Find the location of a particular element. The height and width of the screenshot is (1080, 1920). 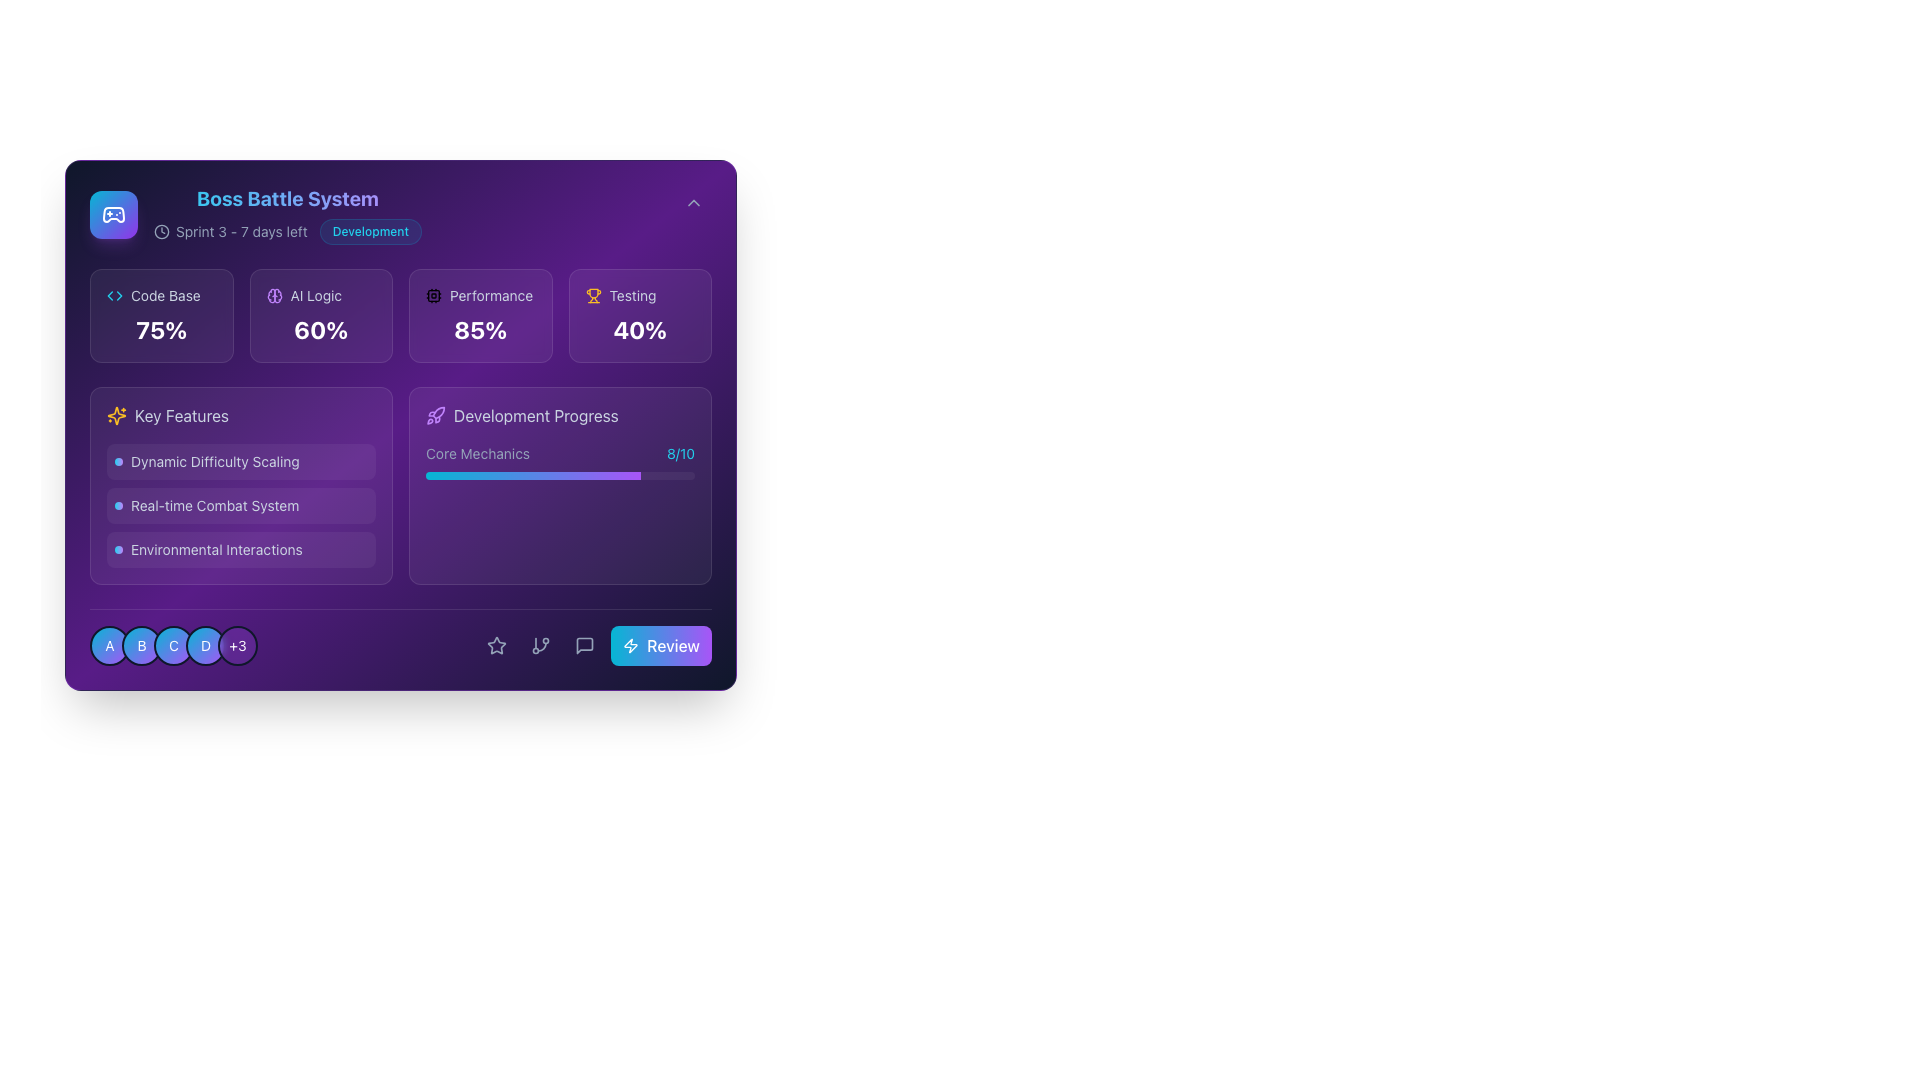

the purple brain SVG icon located in the top central section of the interface, part of the 'AI Logic' row, directly to the left of '60%' is located at coordinates (273, 296).